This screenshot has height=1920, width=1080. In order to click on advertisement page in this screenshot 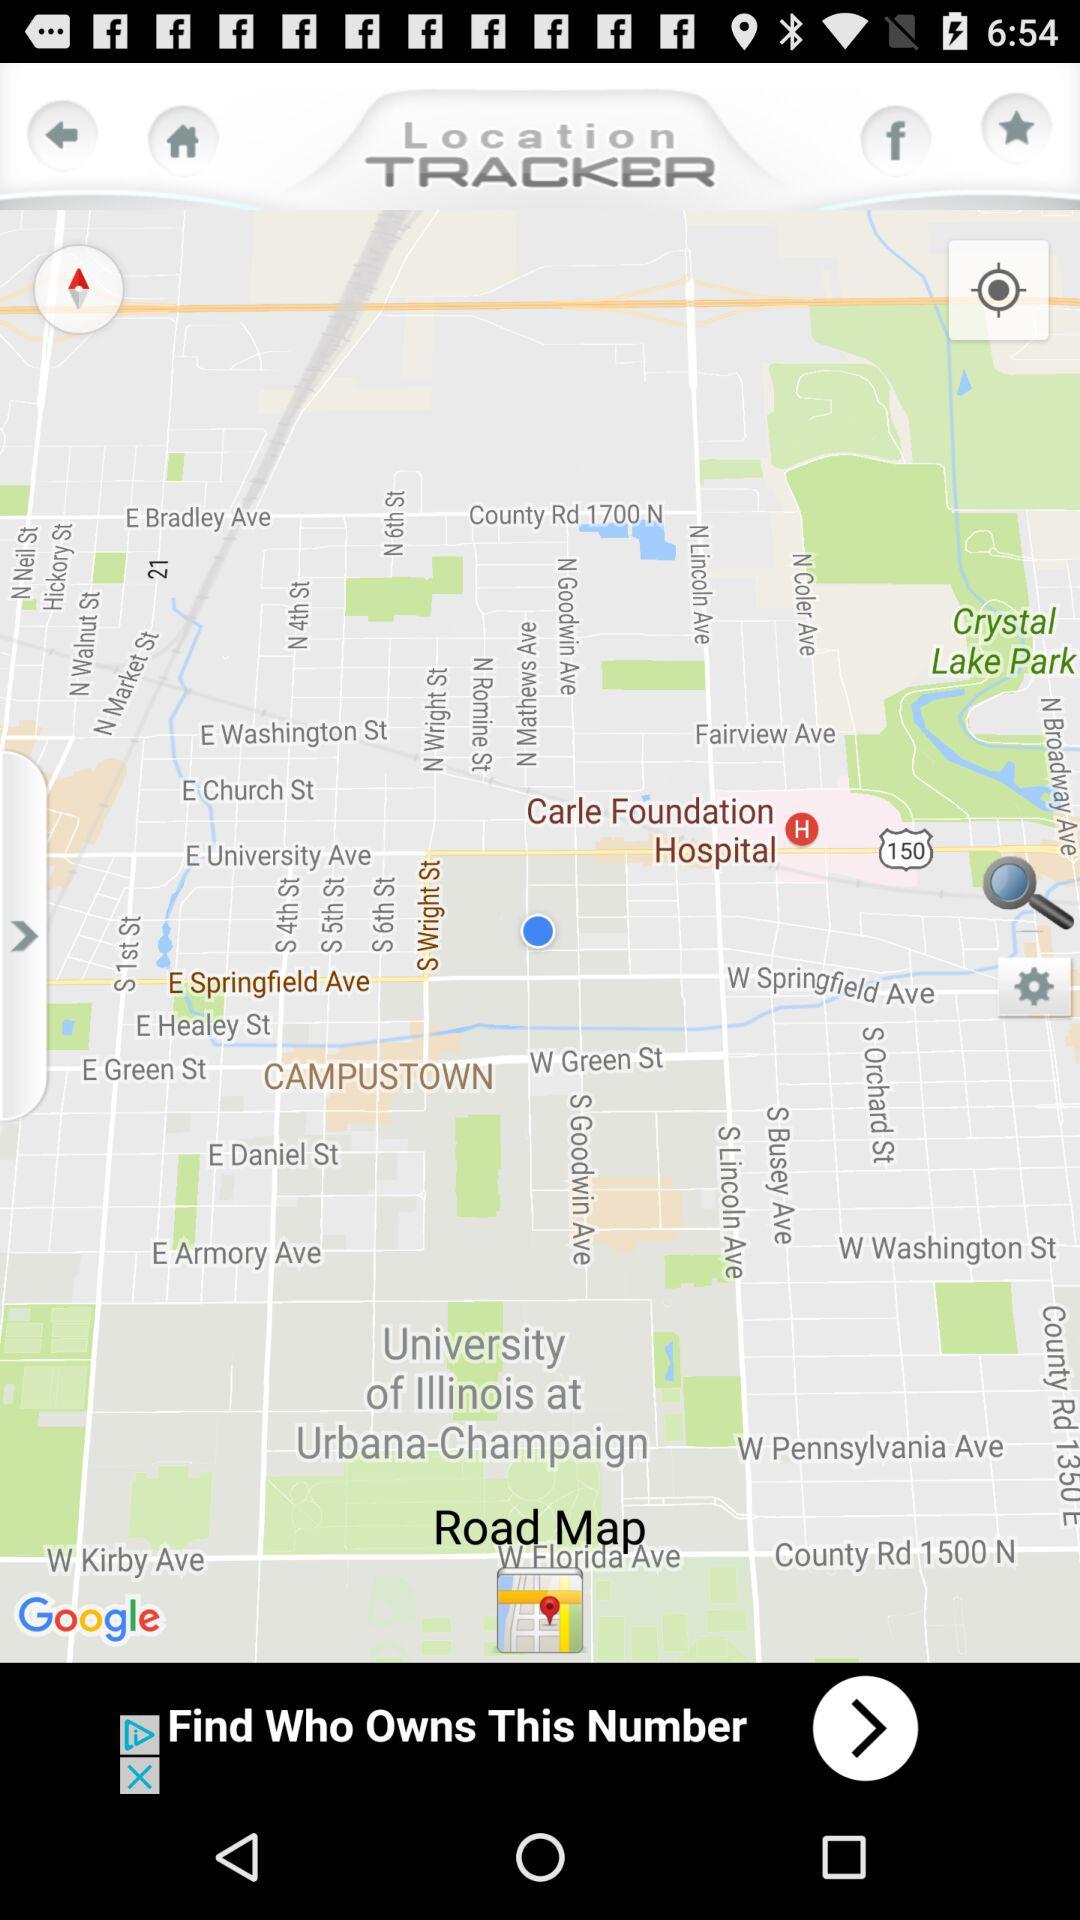, I will do `click(540, 1727)`.